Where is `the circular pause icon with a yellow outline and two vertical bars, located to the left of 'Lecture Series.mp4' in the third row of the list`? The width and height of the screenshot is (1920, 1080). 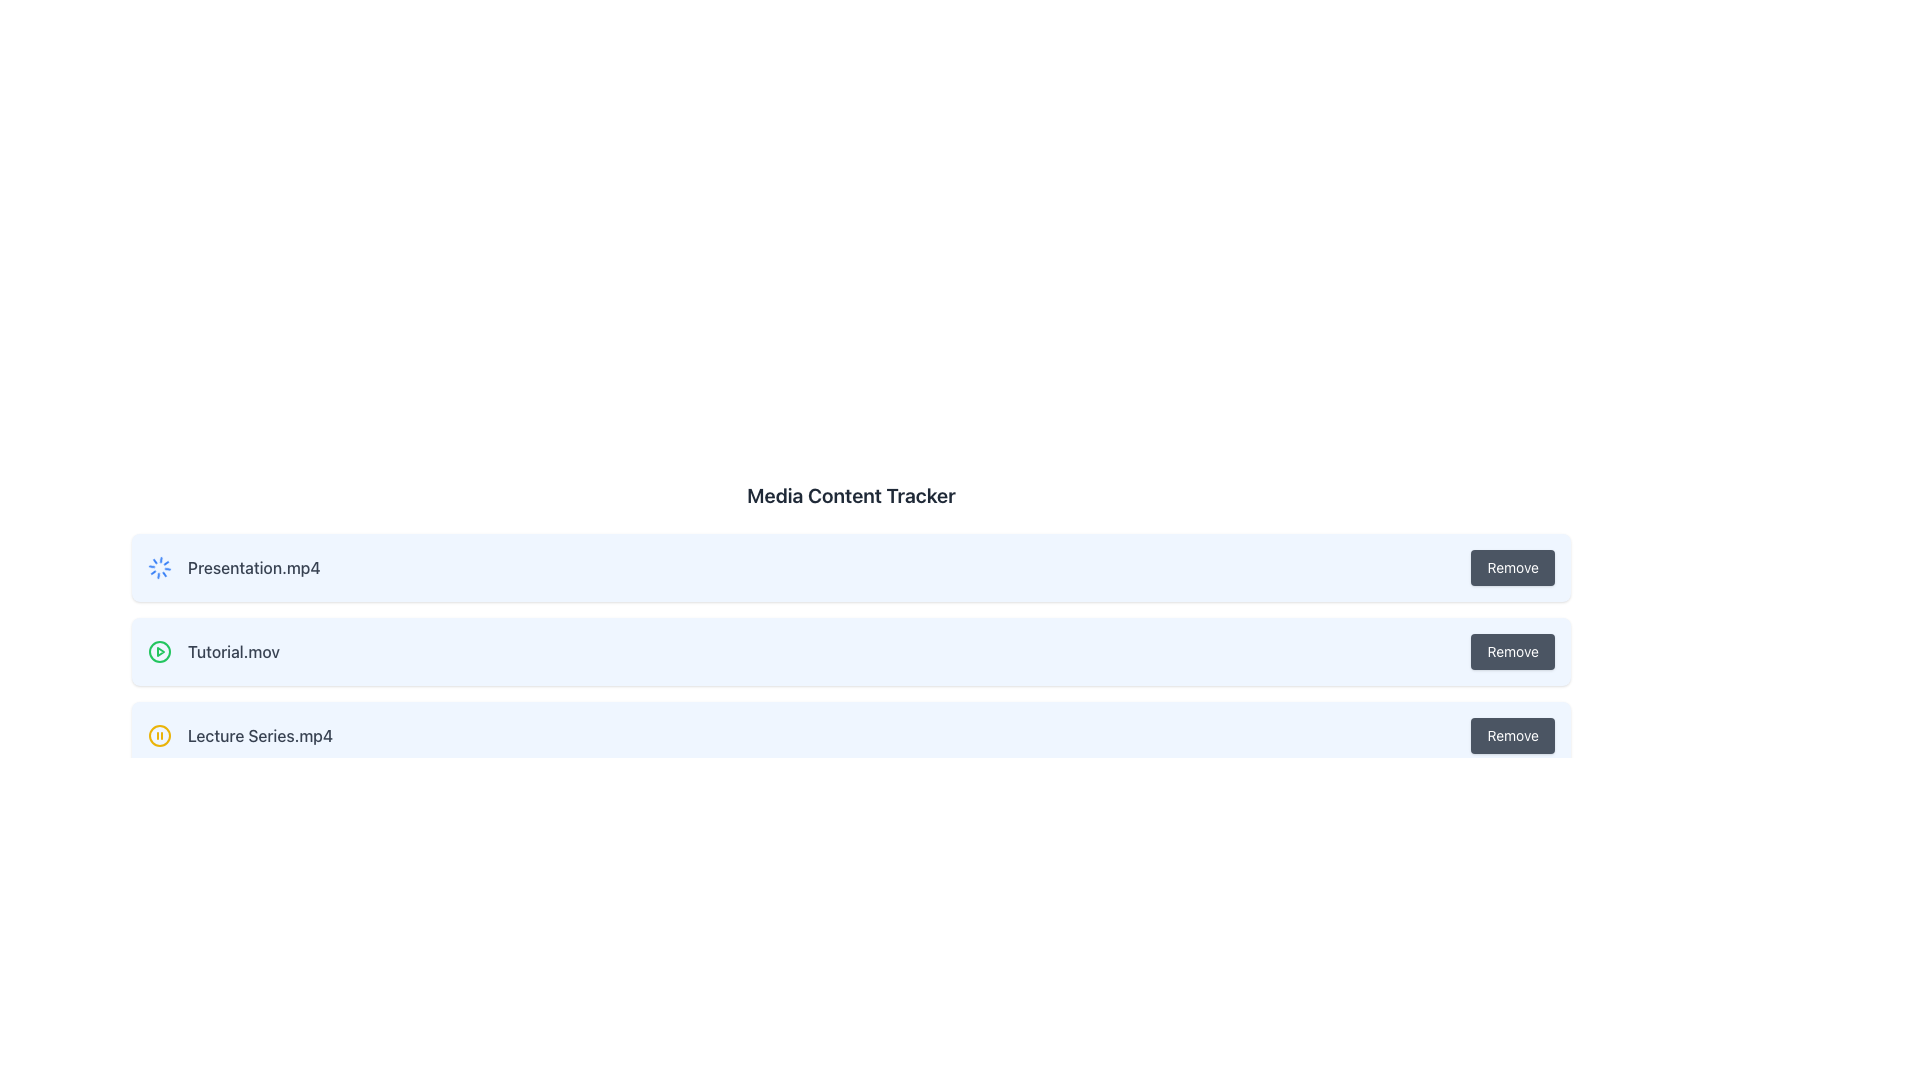
the circular pause icon with a yellow outline and two vertical bars, located to the left of 'Lecture Series.mp4' in the third row of the list is located at coordinates (158, 736).